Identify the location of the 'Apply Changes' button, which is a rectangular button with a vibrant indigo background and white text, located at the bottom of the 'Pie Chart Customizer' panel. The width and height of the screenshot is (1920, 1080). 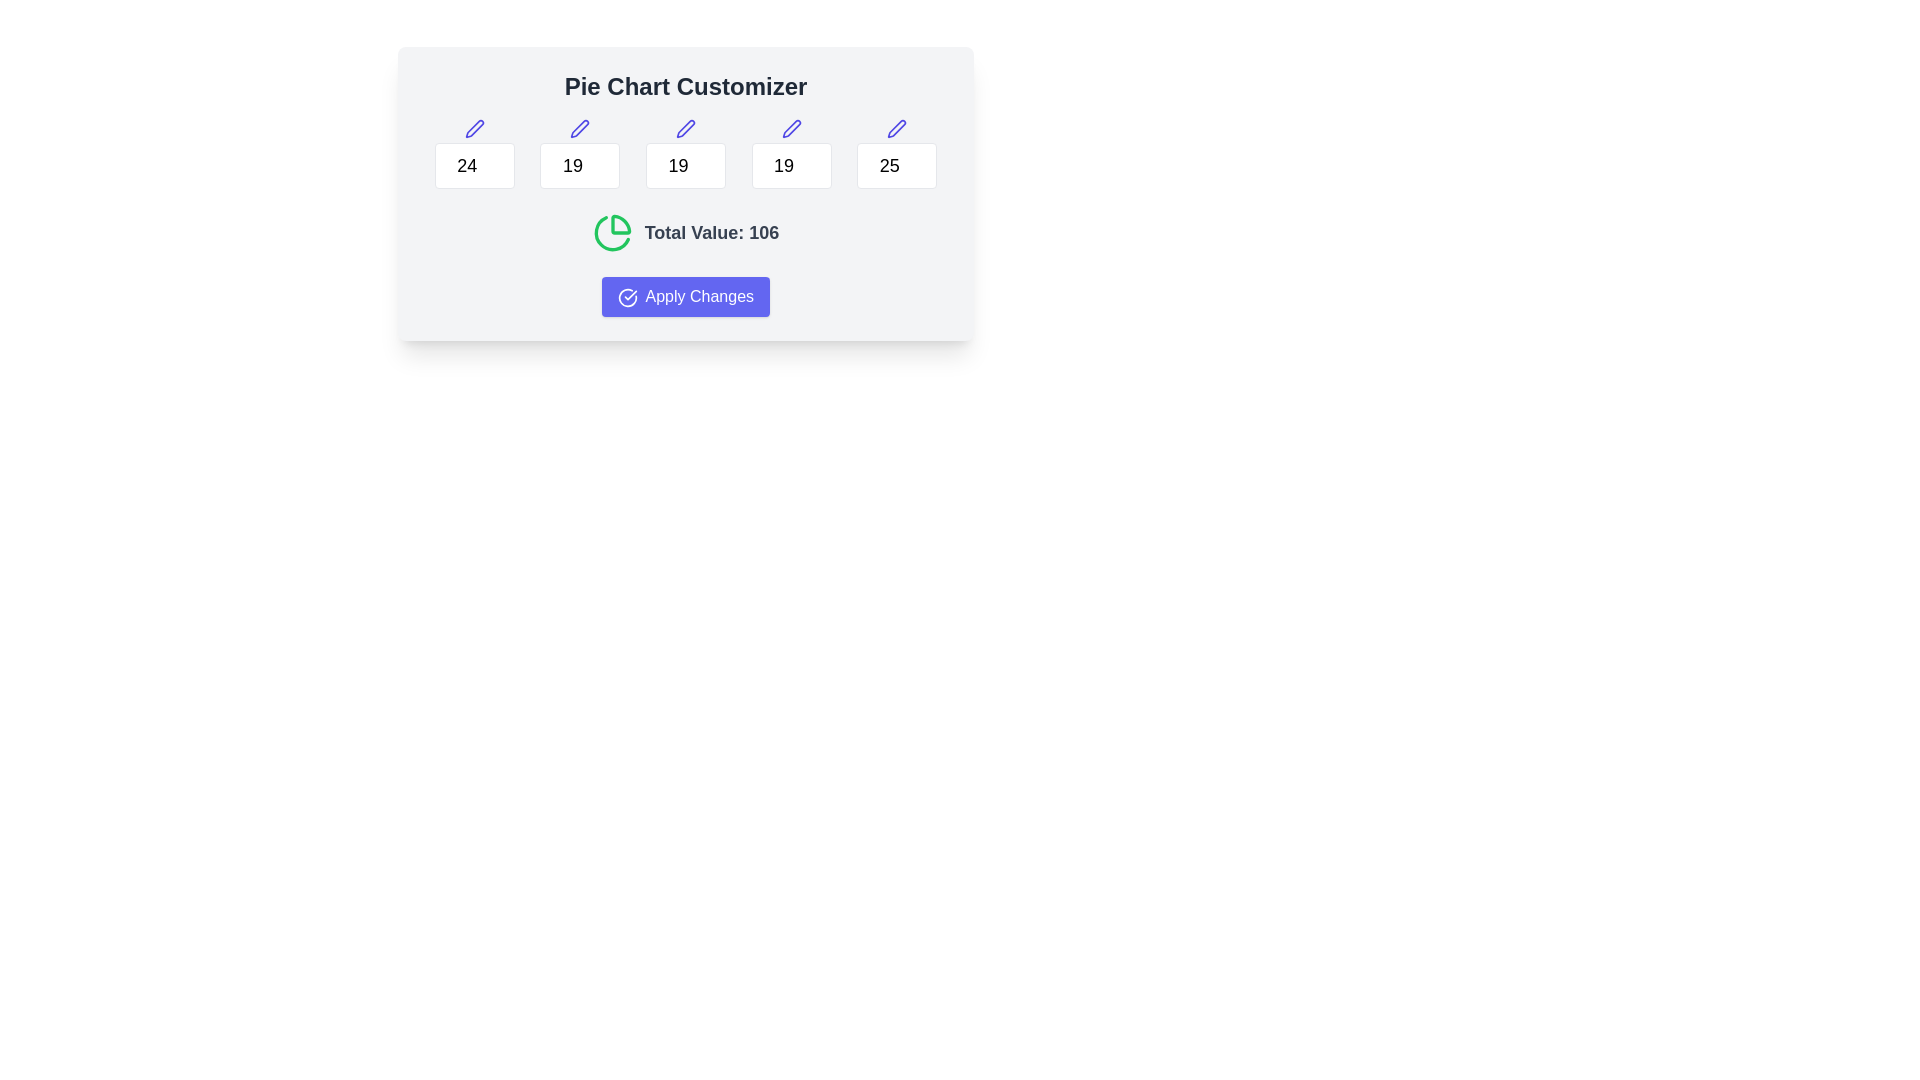
(686, 297).